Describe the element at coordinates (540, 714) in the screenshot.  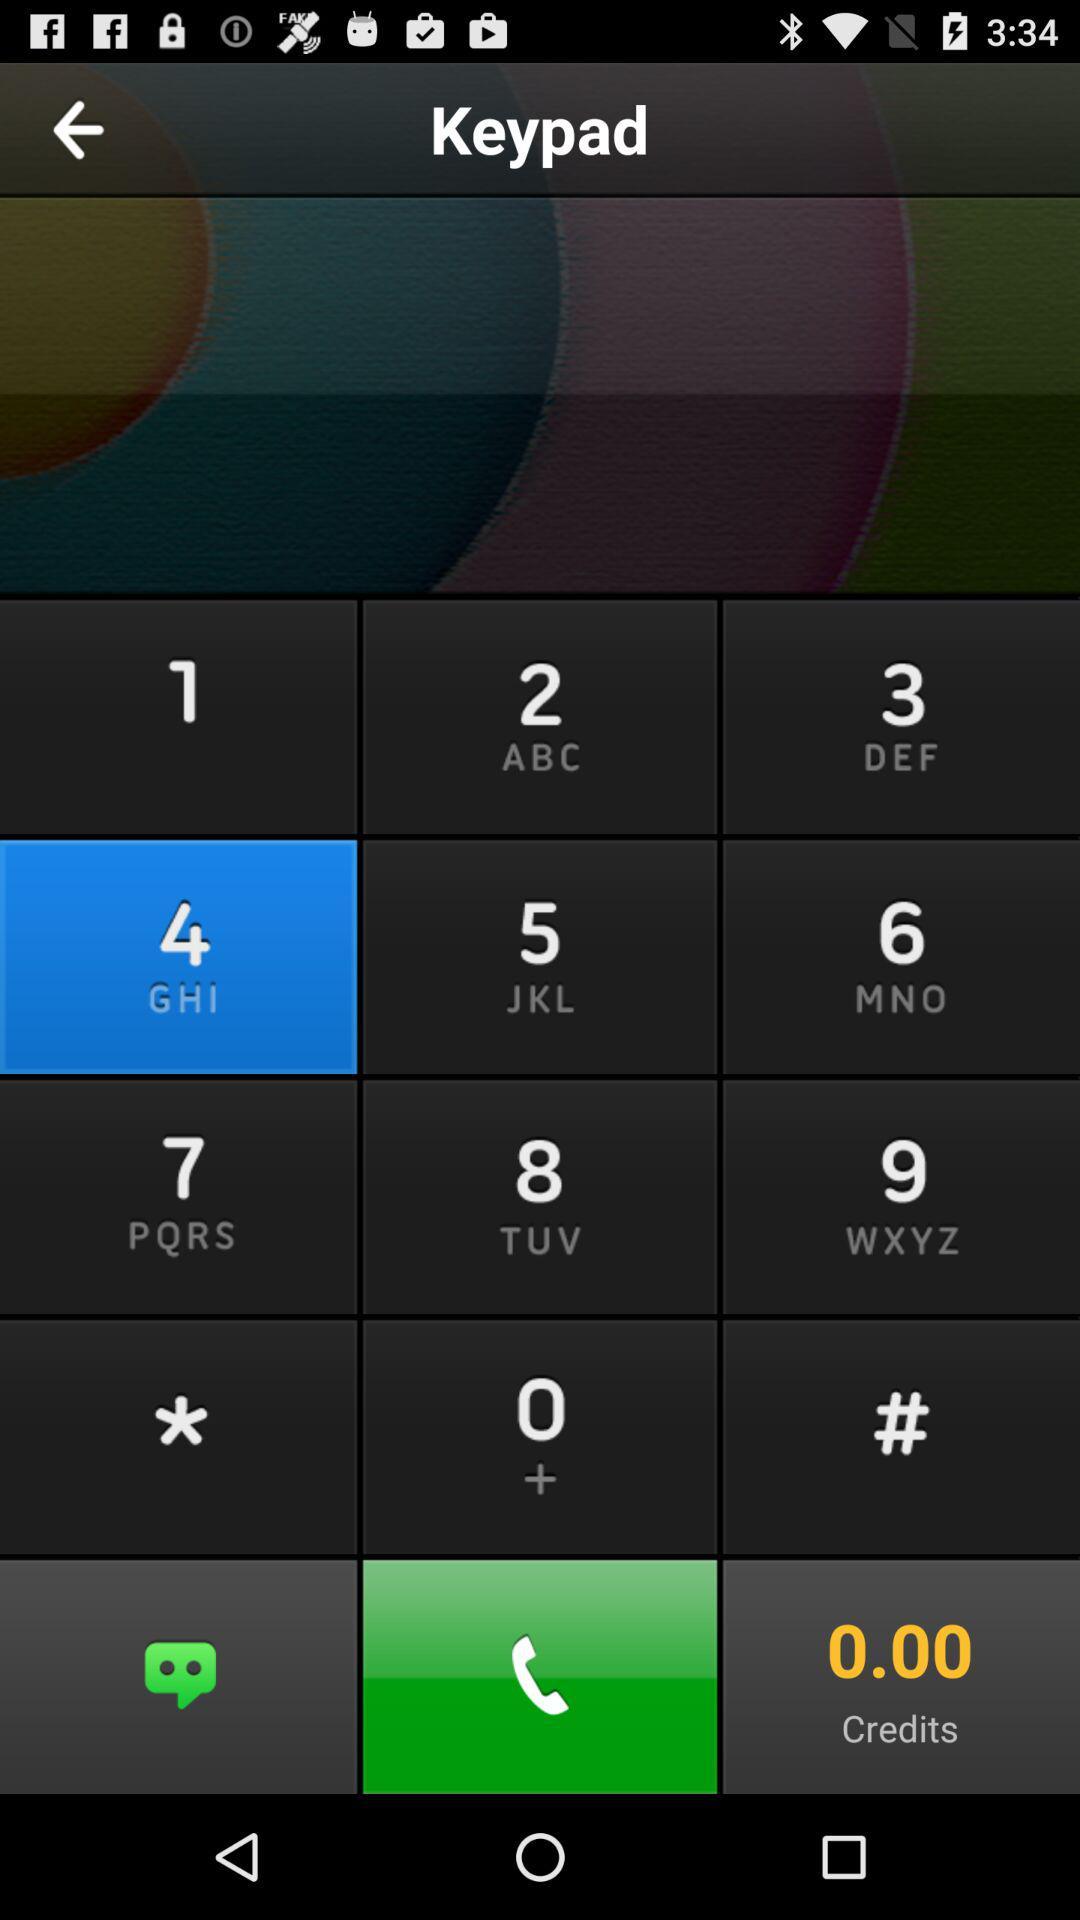
I see `button right to 1` at that location.